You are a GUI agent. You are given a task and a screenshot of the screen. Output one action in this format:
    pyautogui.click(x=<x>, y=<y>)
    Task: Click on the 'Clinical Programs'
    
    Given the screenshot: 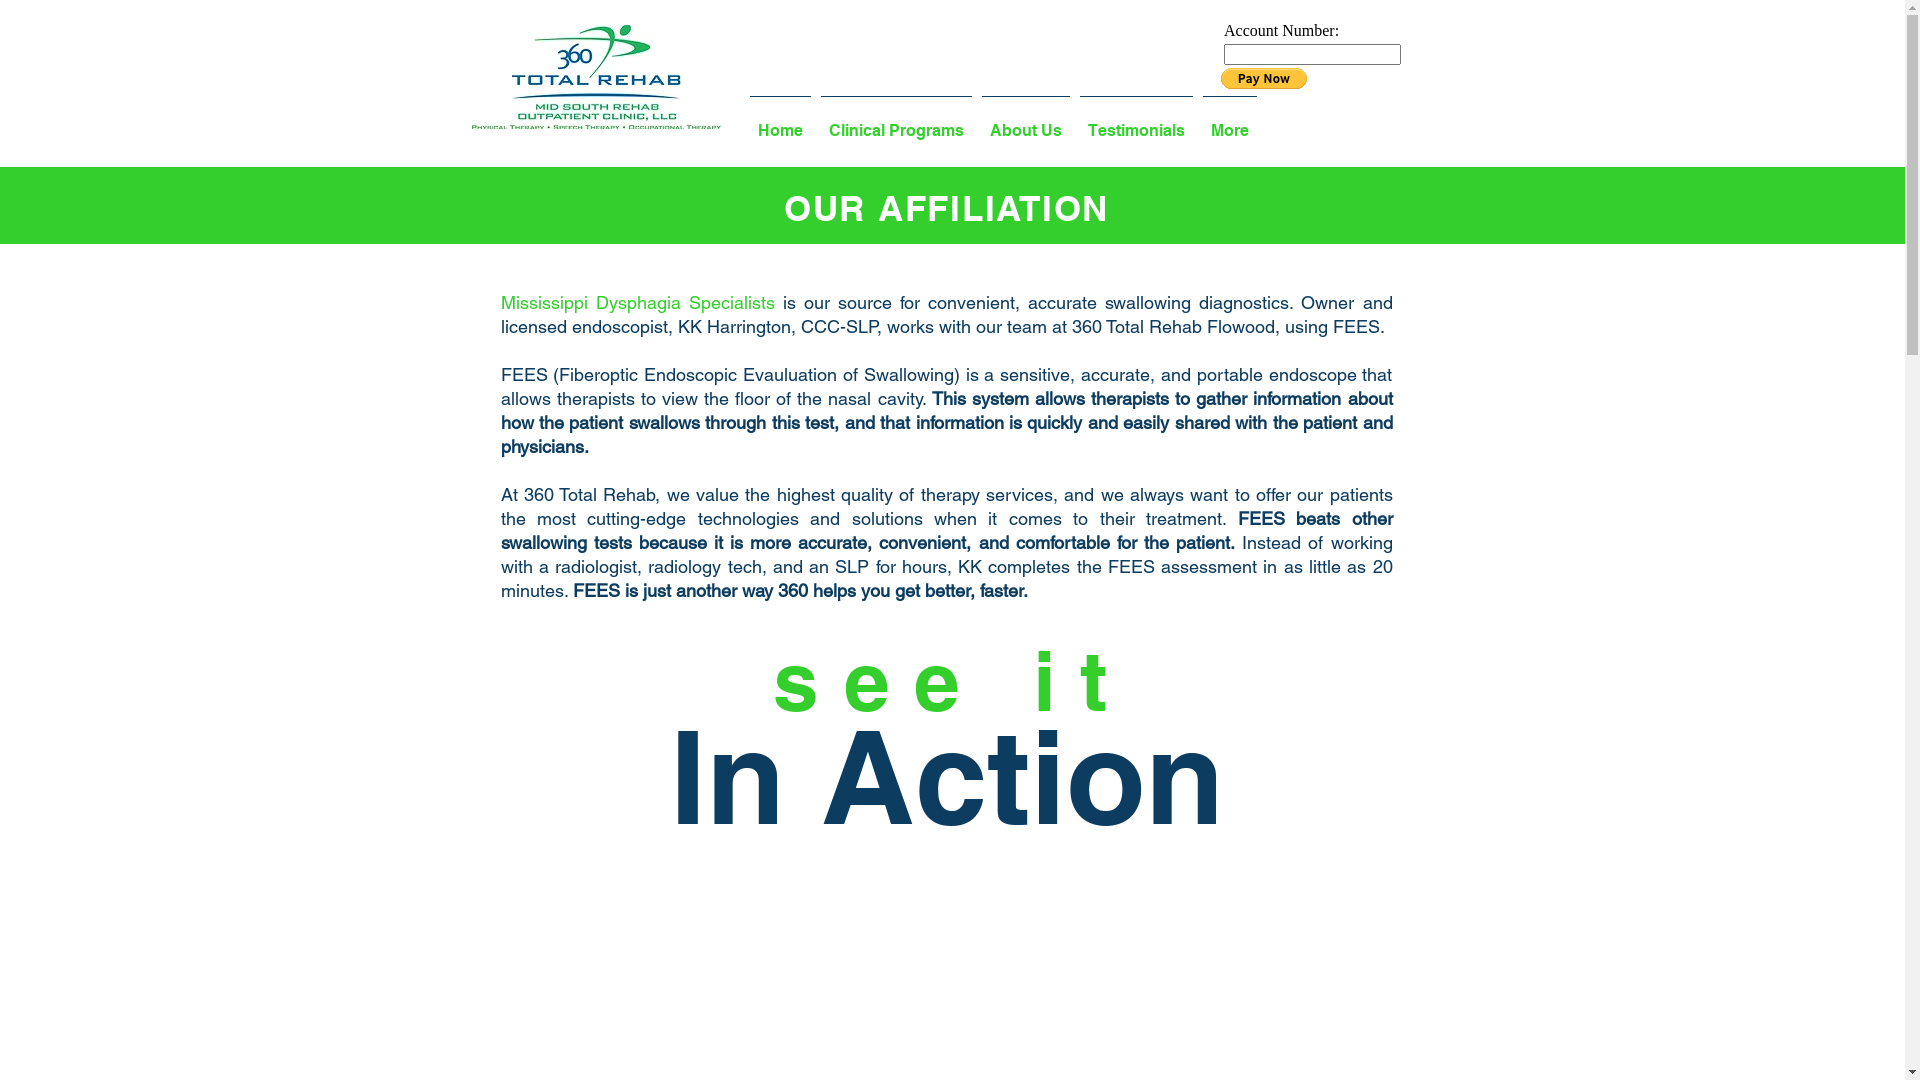 What is the action you would take?
    pyautogui.click(x=895, y=121)
    